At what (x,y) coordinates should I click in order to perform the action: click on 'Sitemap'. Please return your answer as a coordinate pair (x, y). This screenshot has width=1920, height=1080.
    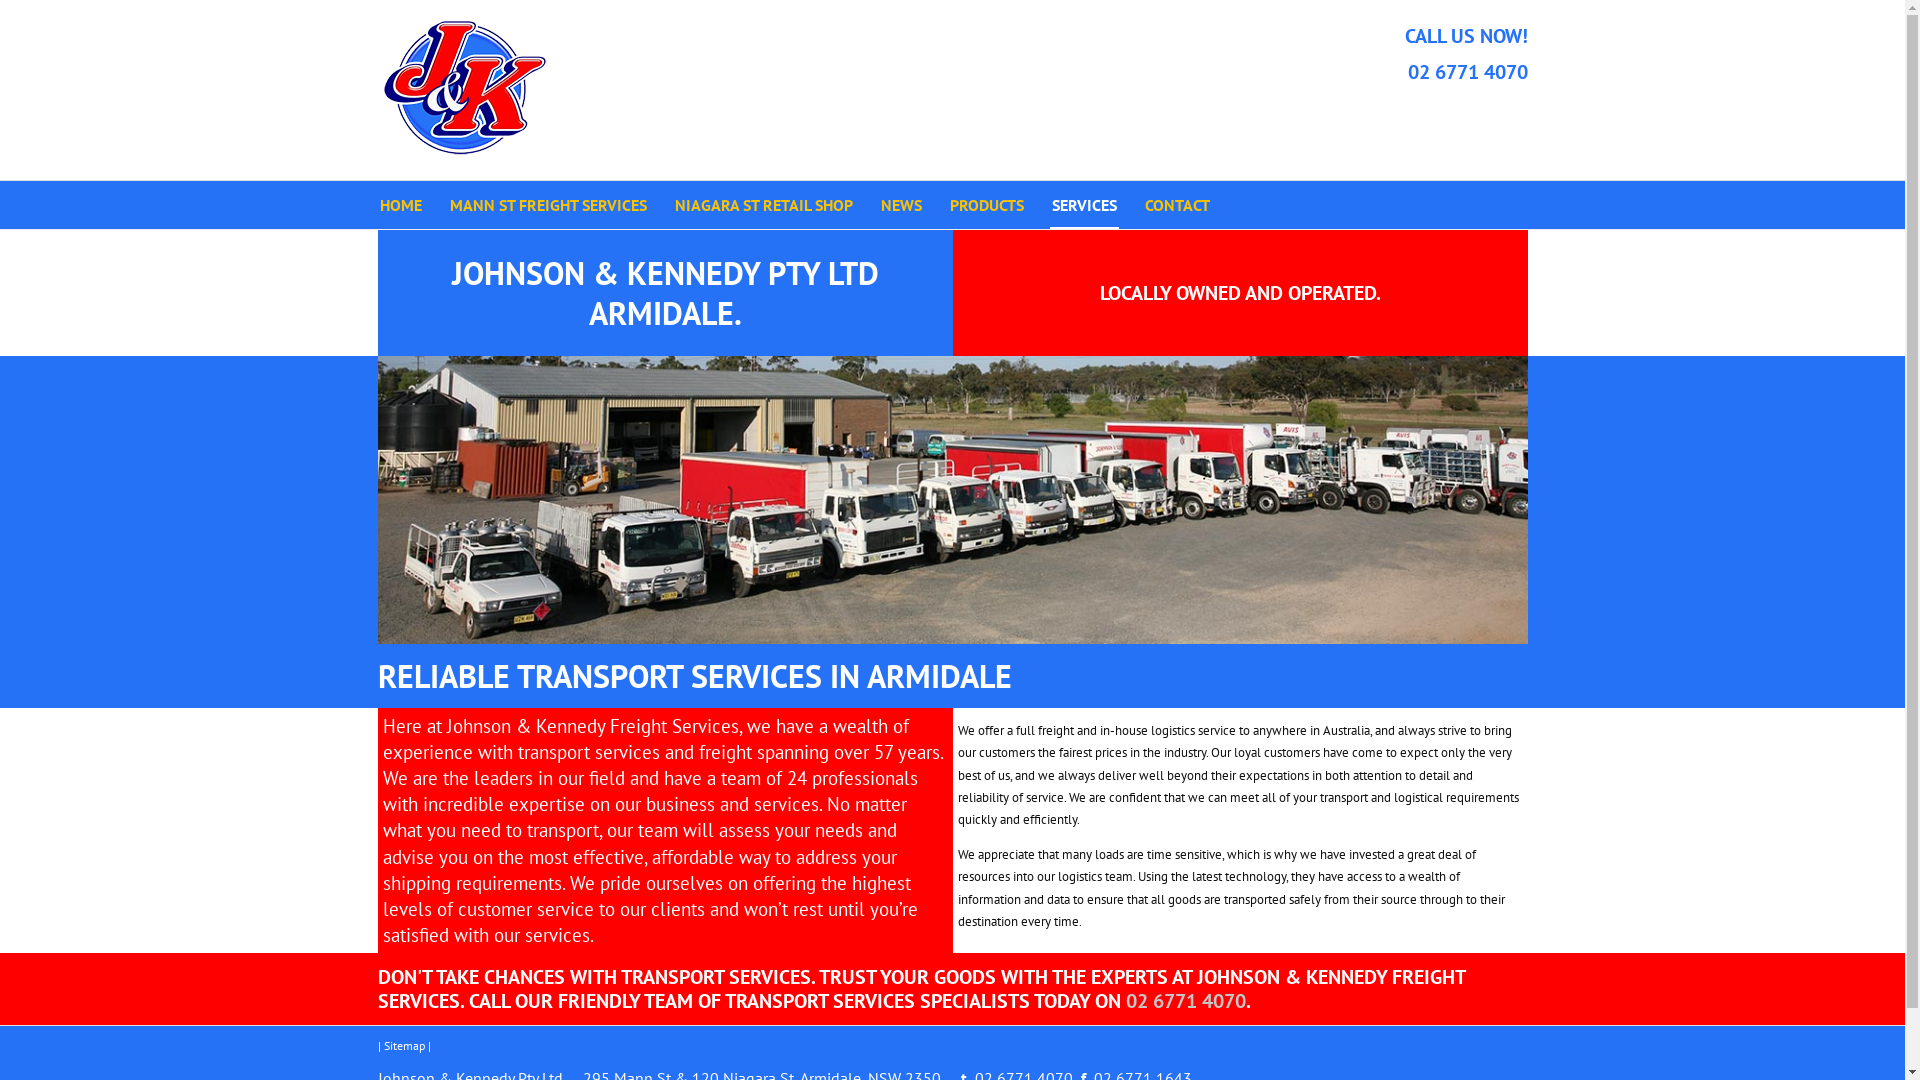
    Looking at the image, I should click on (403, 1044).